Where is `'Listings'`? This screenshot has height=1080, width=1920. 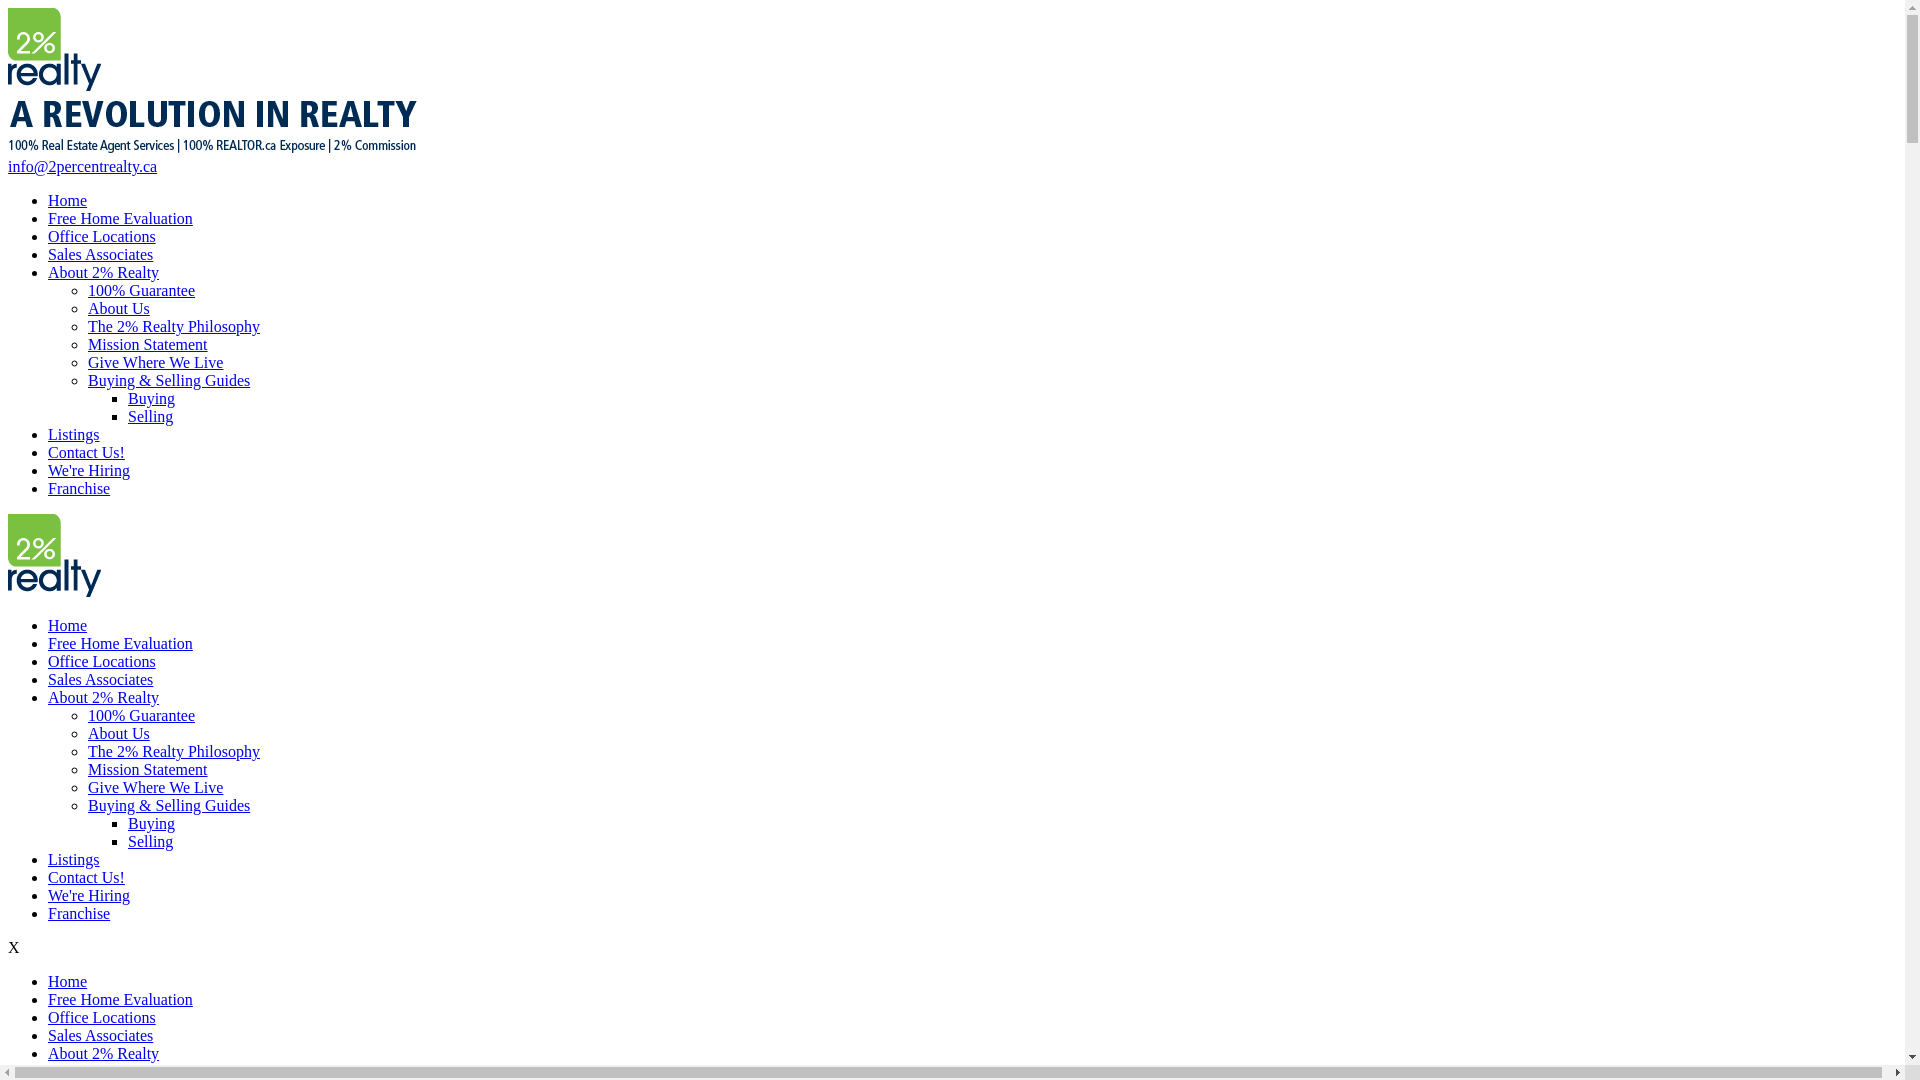 'Listings' is located at coordinates (73, 433).